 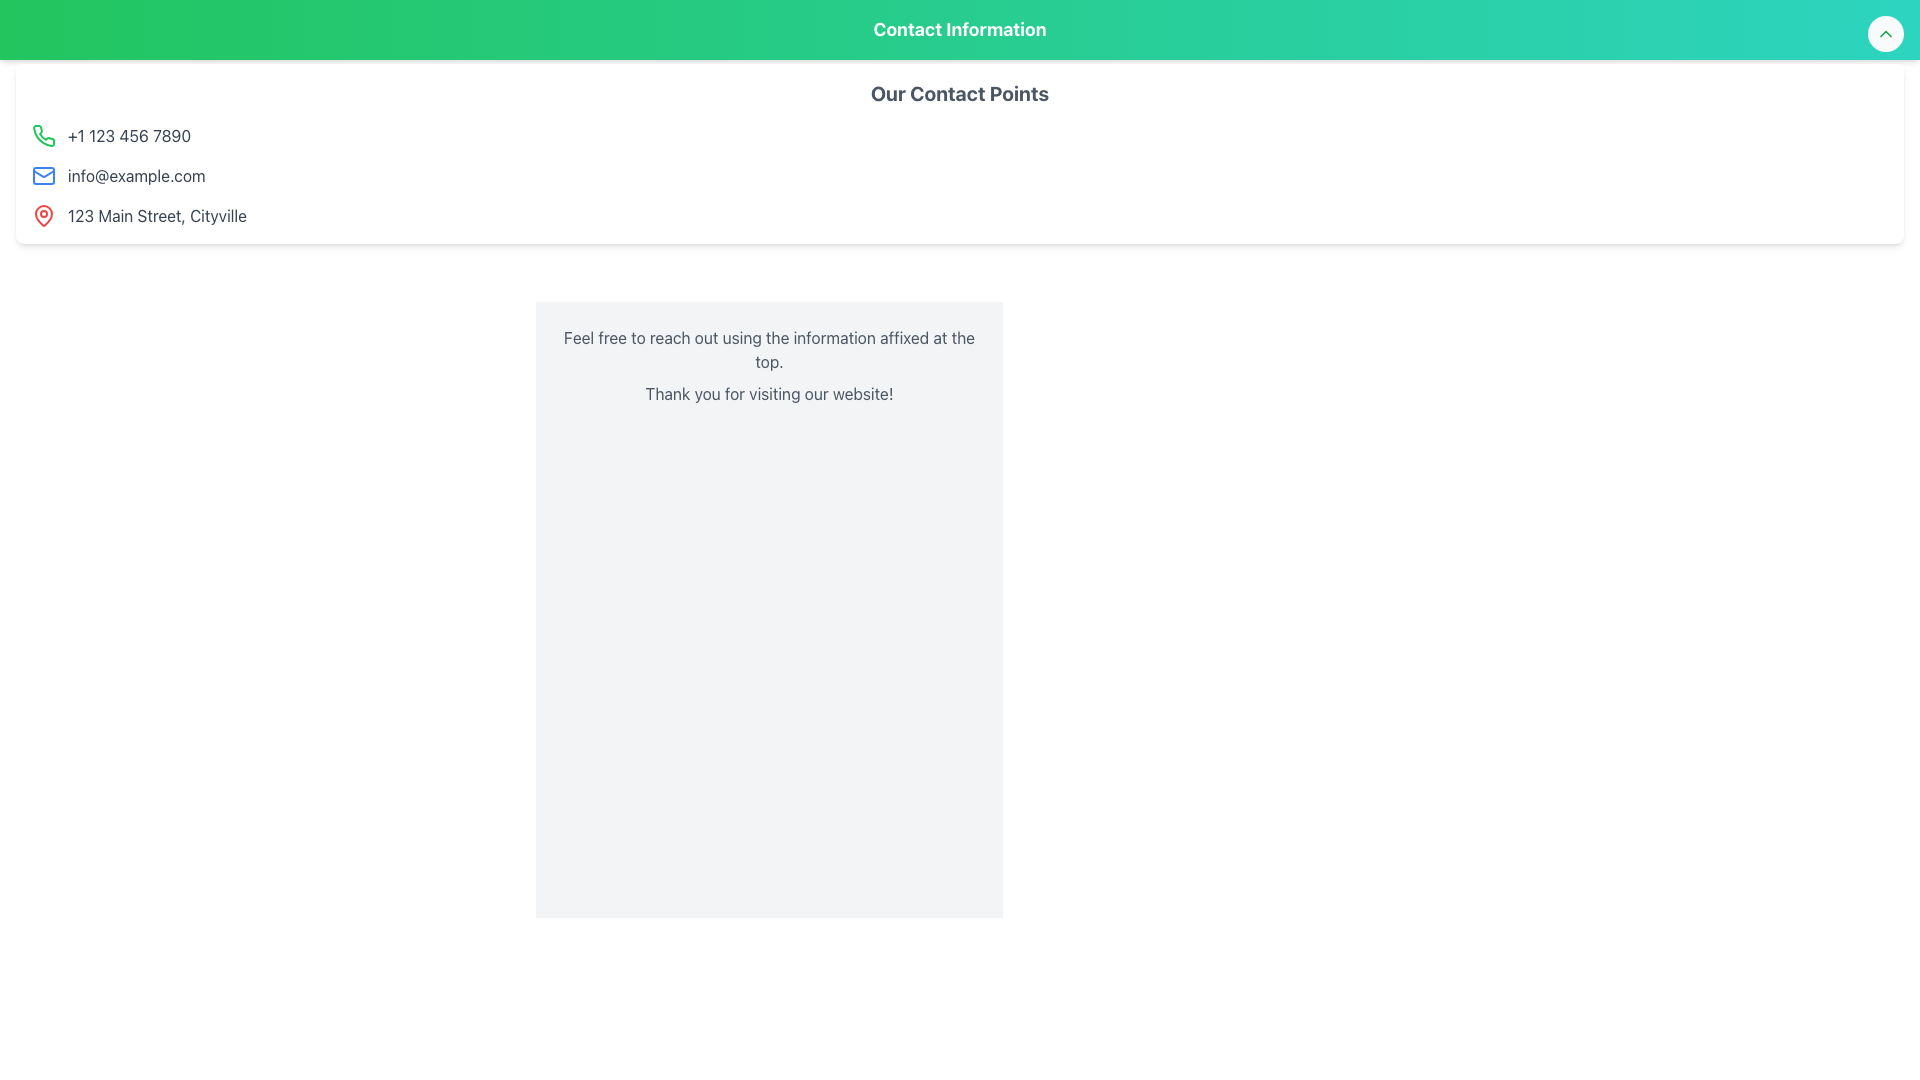 I want to click on the address text displayed in the contact section, located after the telephone number and email address, next to a red map pin icon, so click(x=156, y=216).